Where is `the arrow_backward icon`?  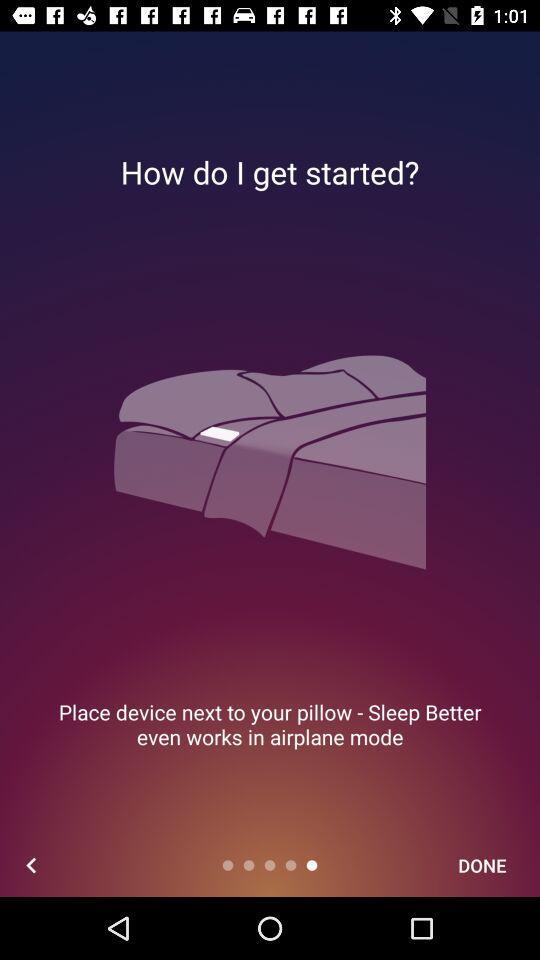
the arrow_backward icon is located at coordinates (30, 864).